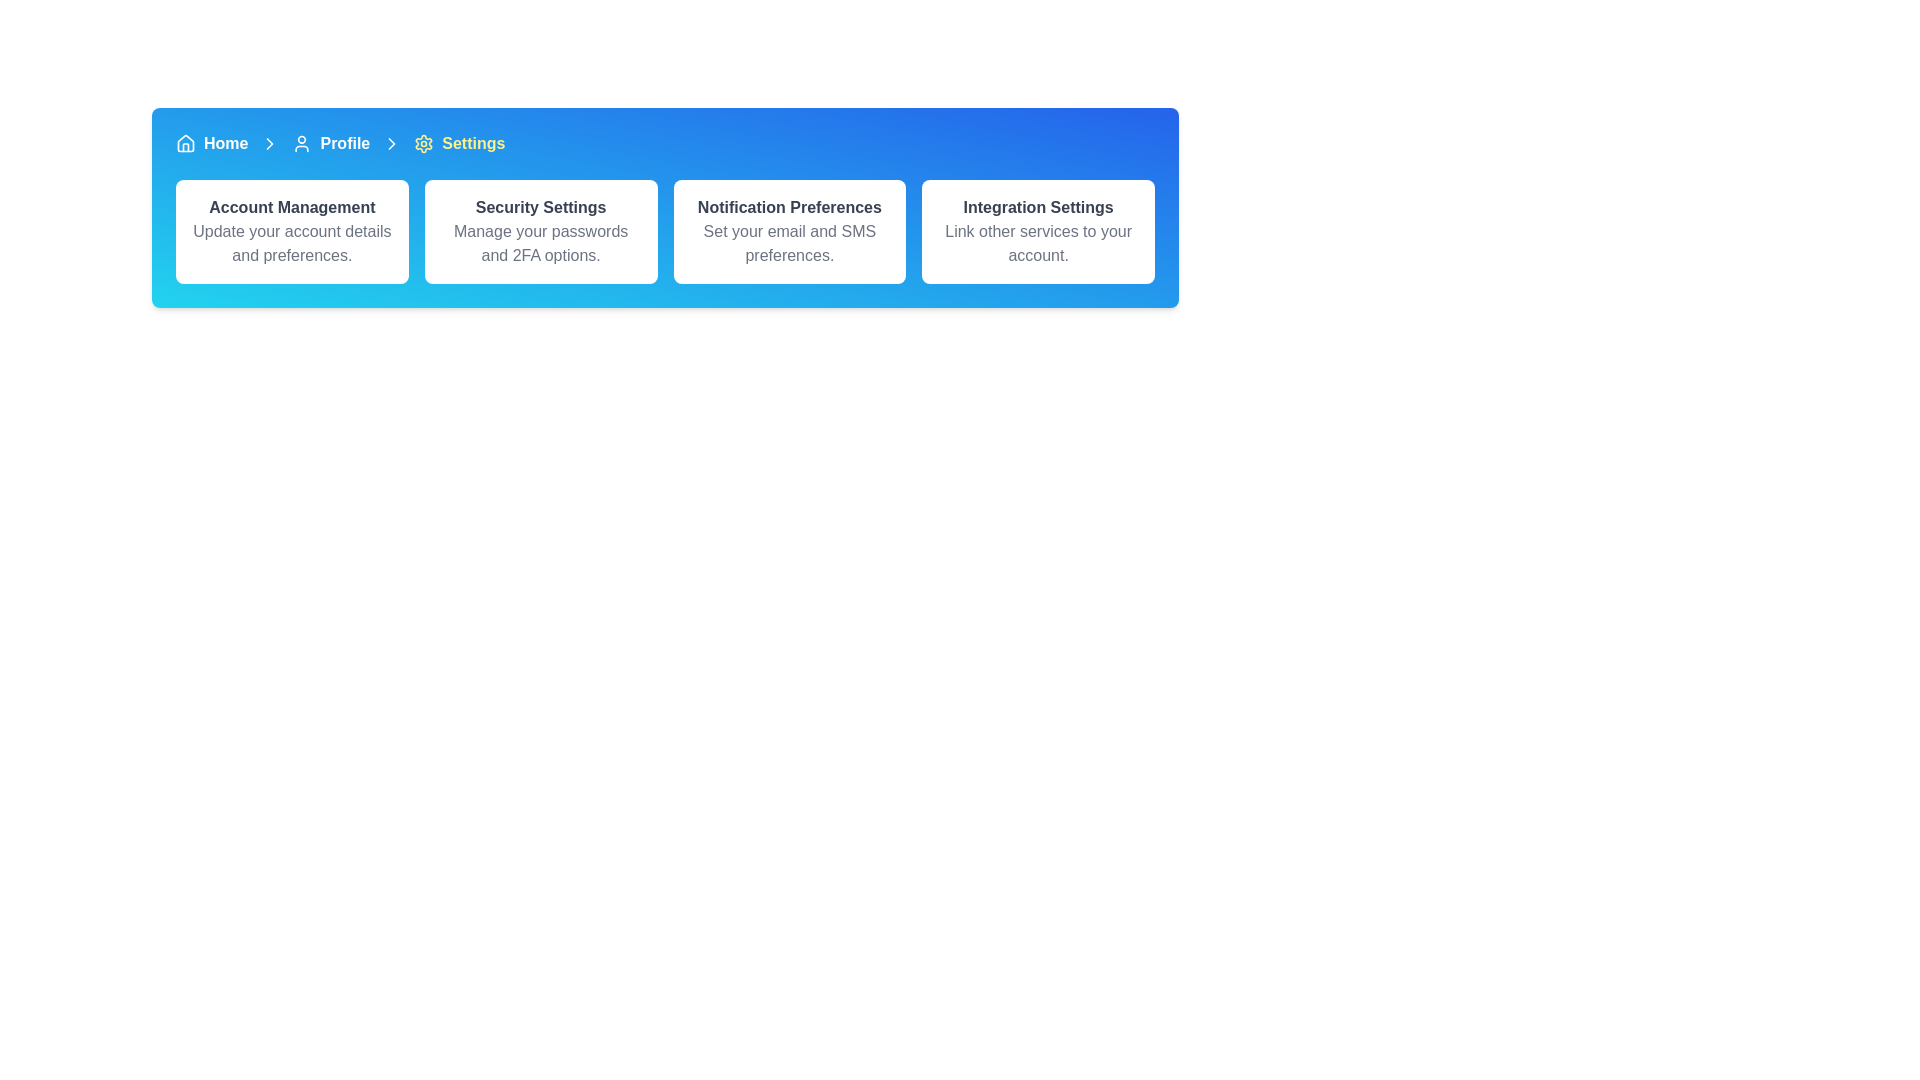  Describe the element at coordinates (1038, 208) in the screenshot. I see `the text label reading 'Integration Settings', which is styled with a semi-bold font and dark gray color, located at the top of the rightmost box in a grid of four boxes` at that location.